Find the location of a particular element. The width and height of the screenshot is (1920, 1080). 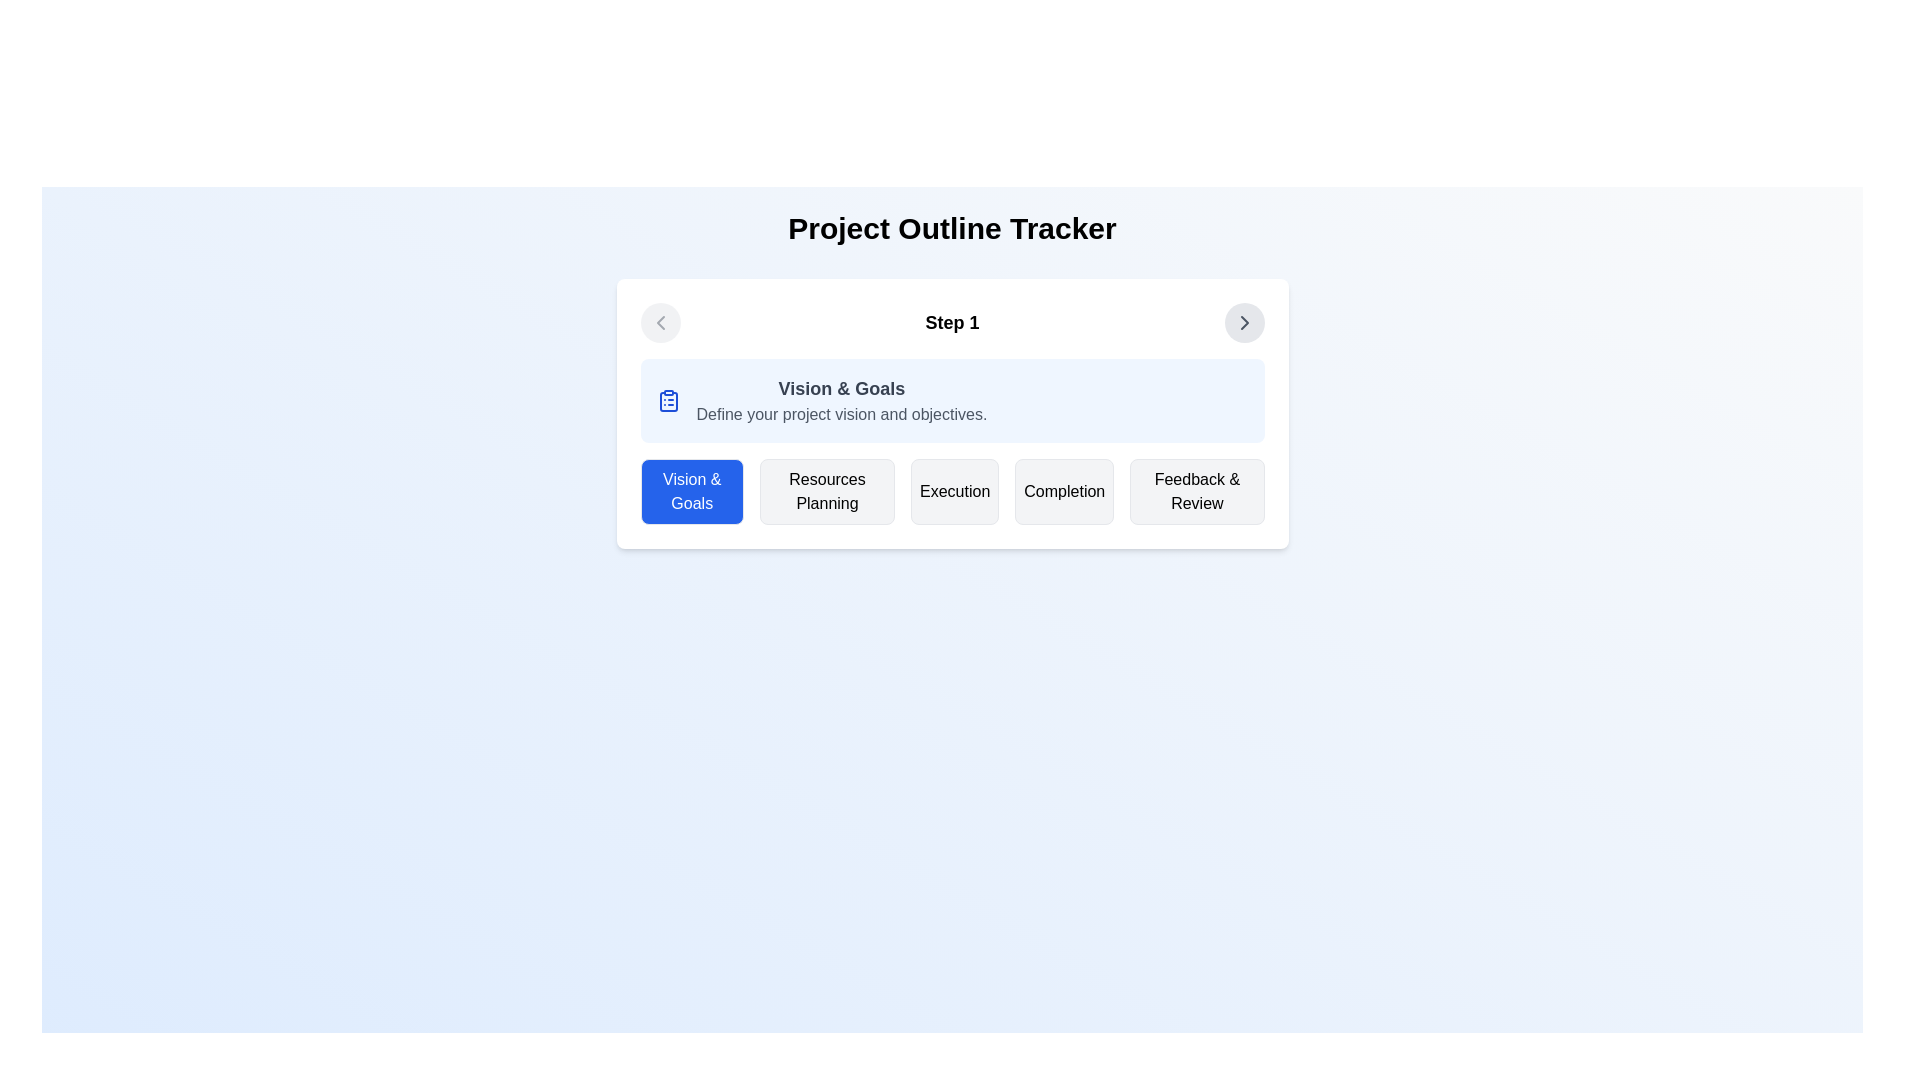

the text label that indicates the current step in the step navigation process, which is centrally located in the horizontal navigation bar is located at coordinates (951, 322).